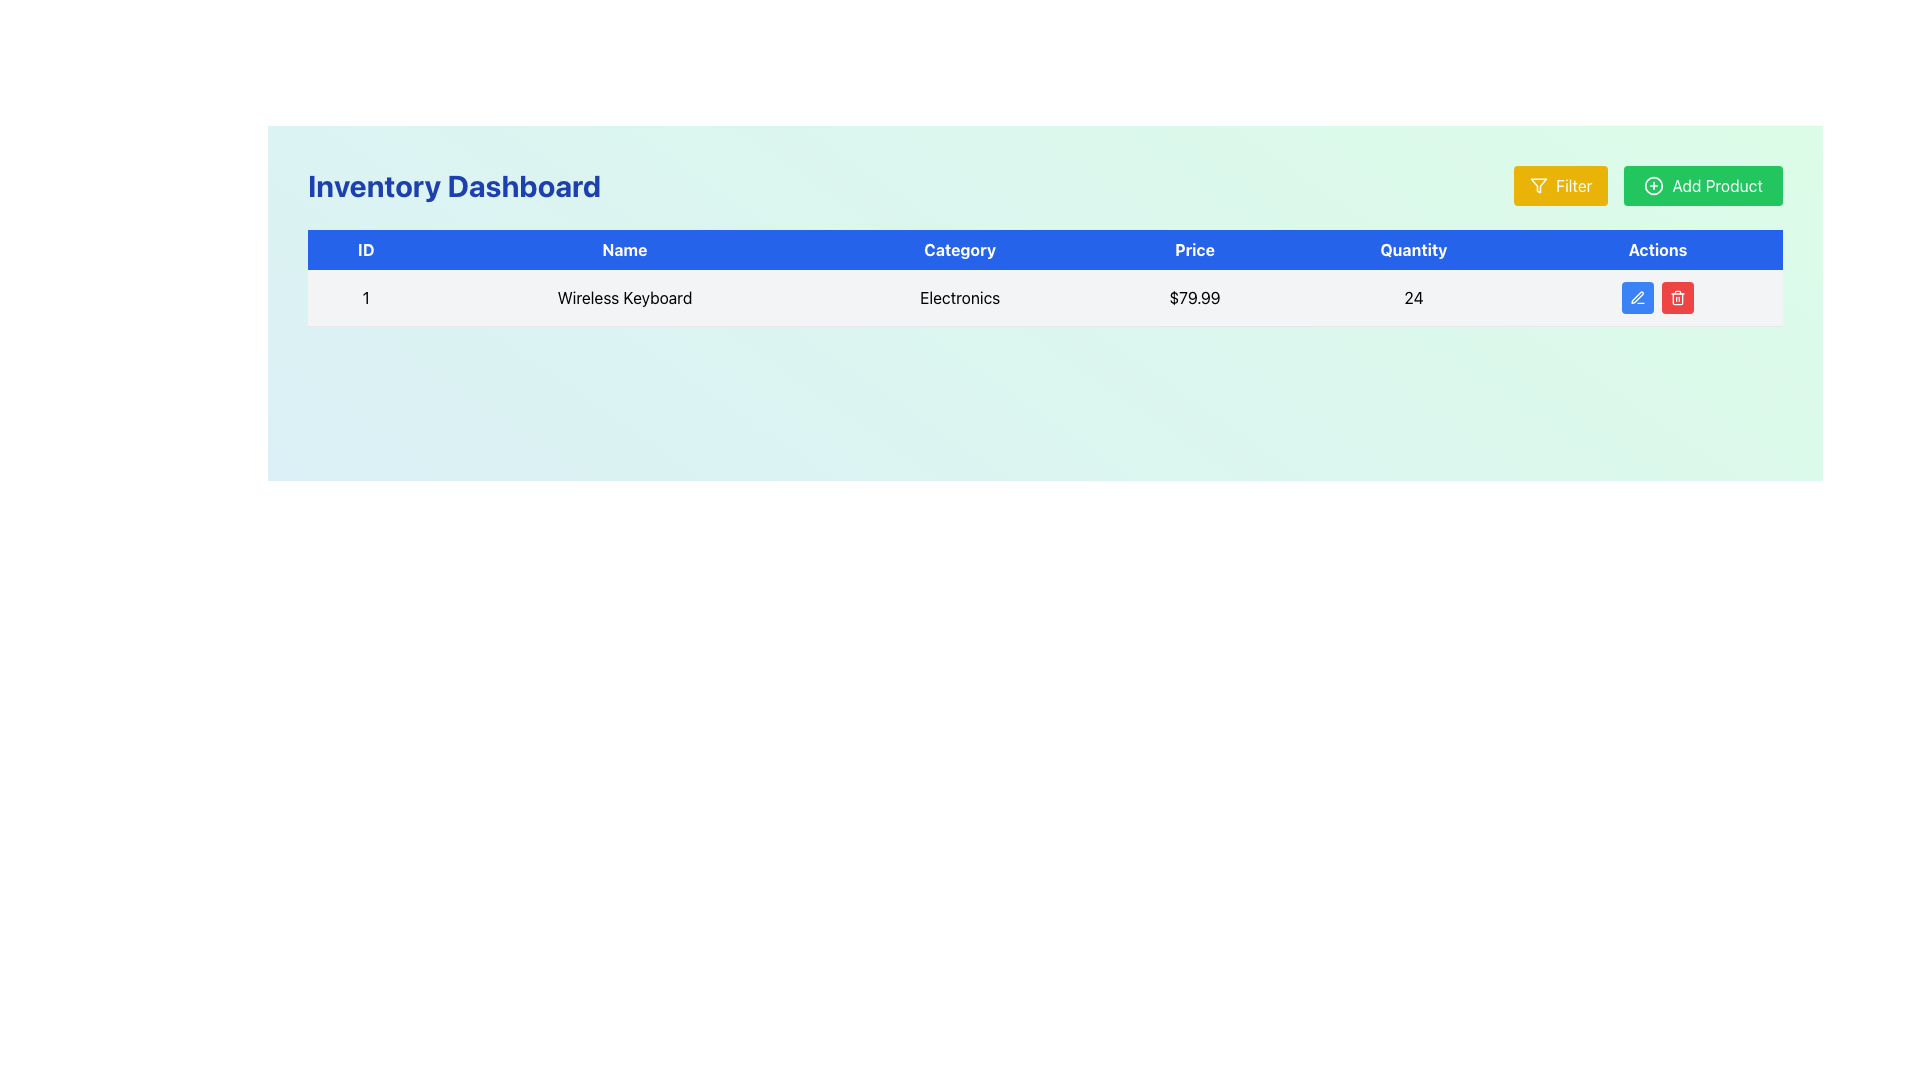 This screenshot has width=1920, height=1080. Describe the element at coordinates (1637, 297) in the screenshot. I see `the edit icon button resembling a pen within a blue button located in the 'Actions' column for the 'Wireless Keyboard' product` at that location.